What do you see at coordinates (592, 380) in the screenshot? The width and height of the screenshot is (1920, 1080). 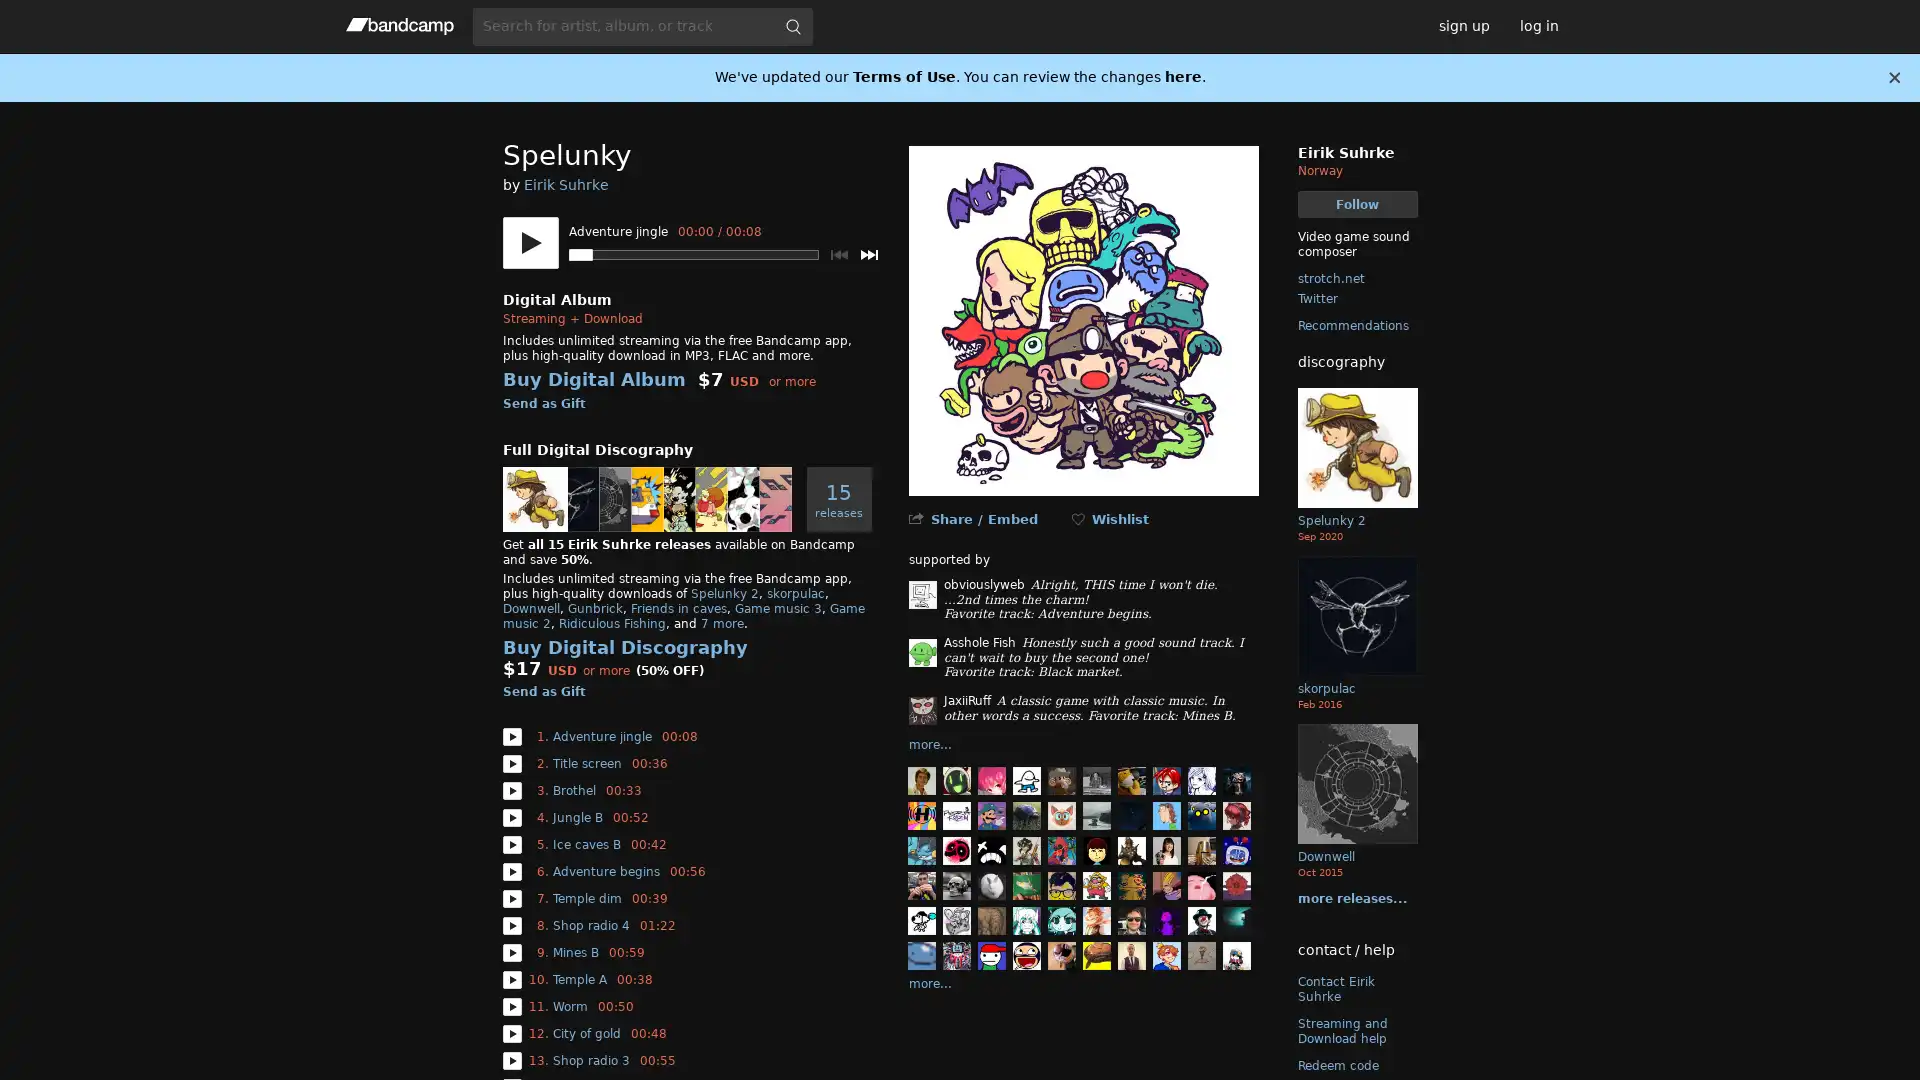 I see `Buy Digital Album` at bounding box center [592, 380].